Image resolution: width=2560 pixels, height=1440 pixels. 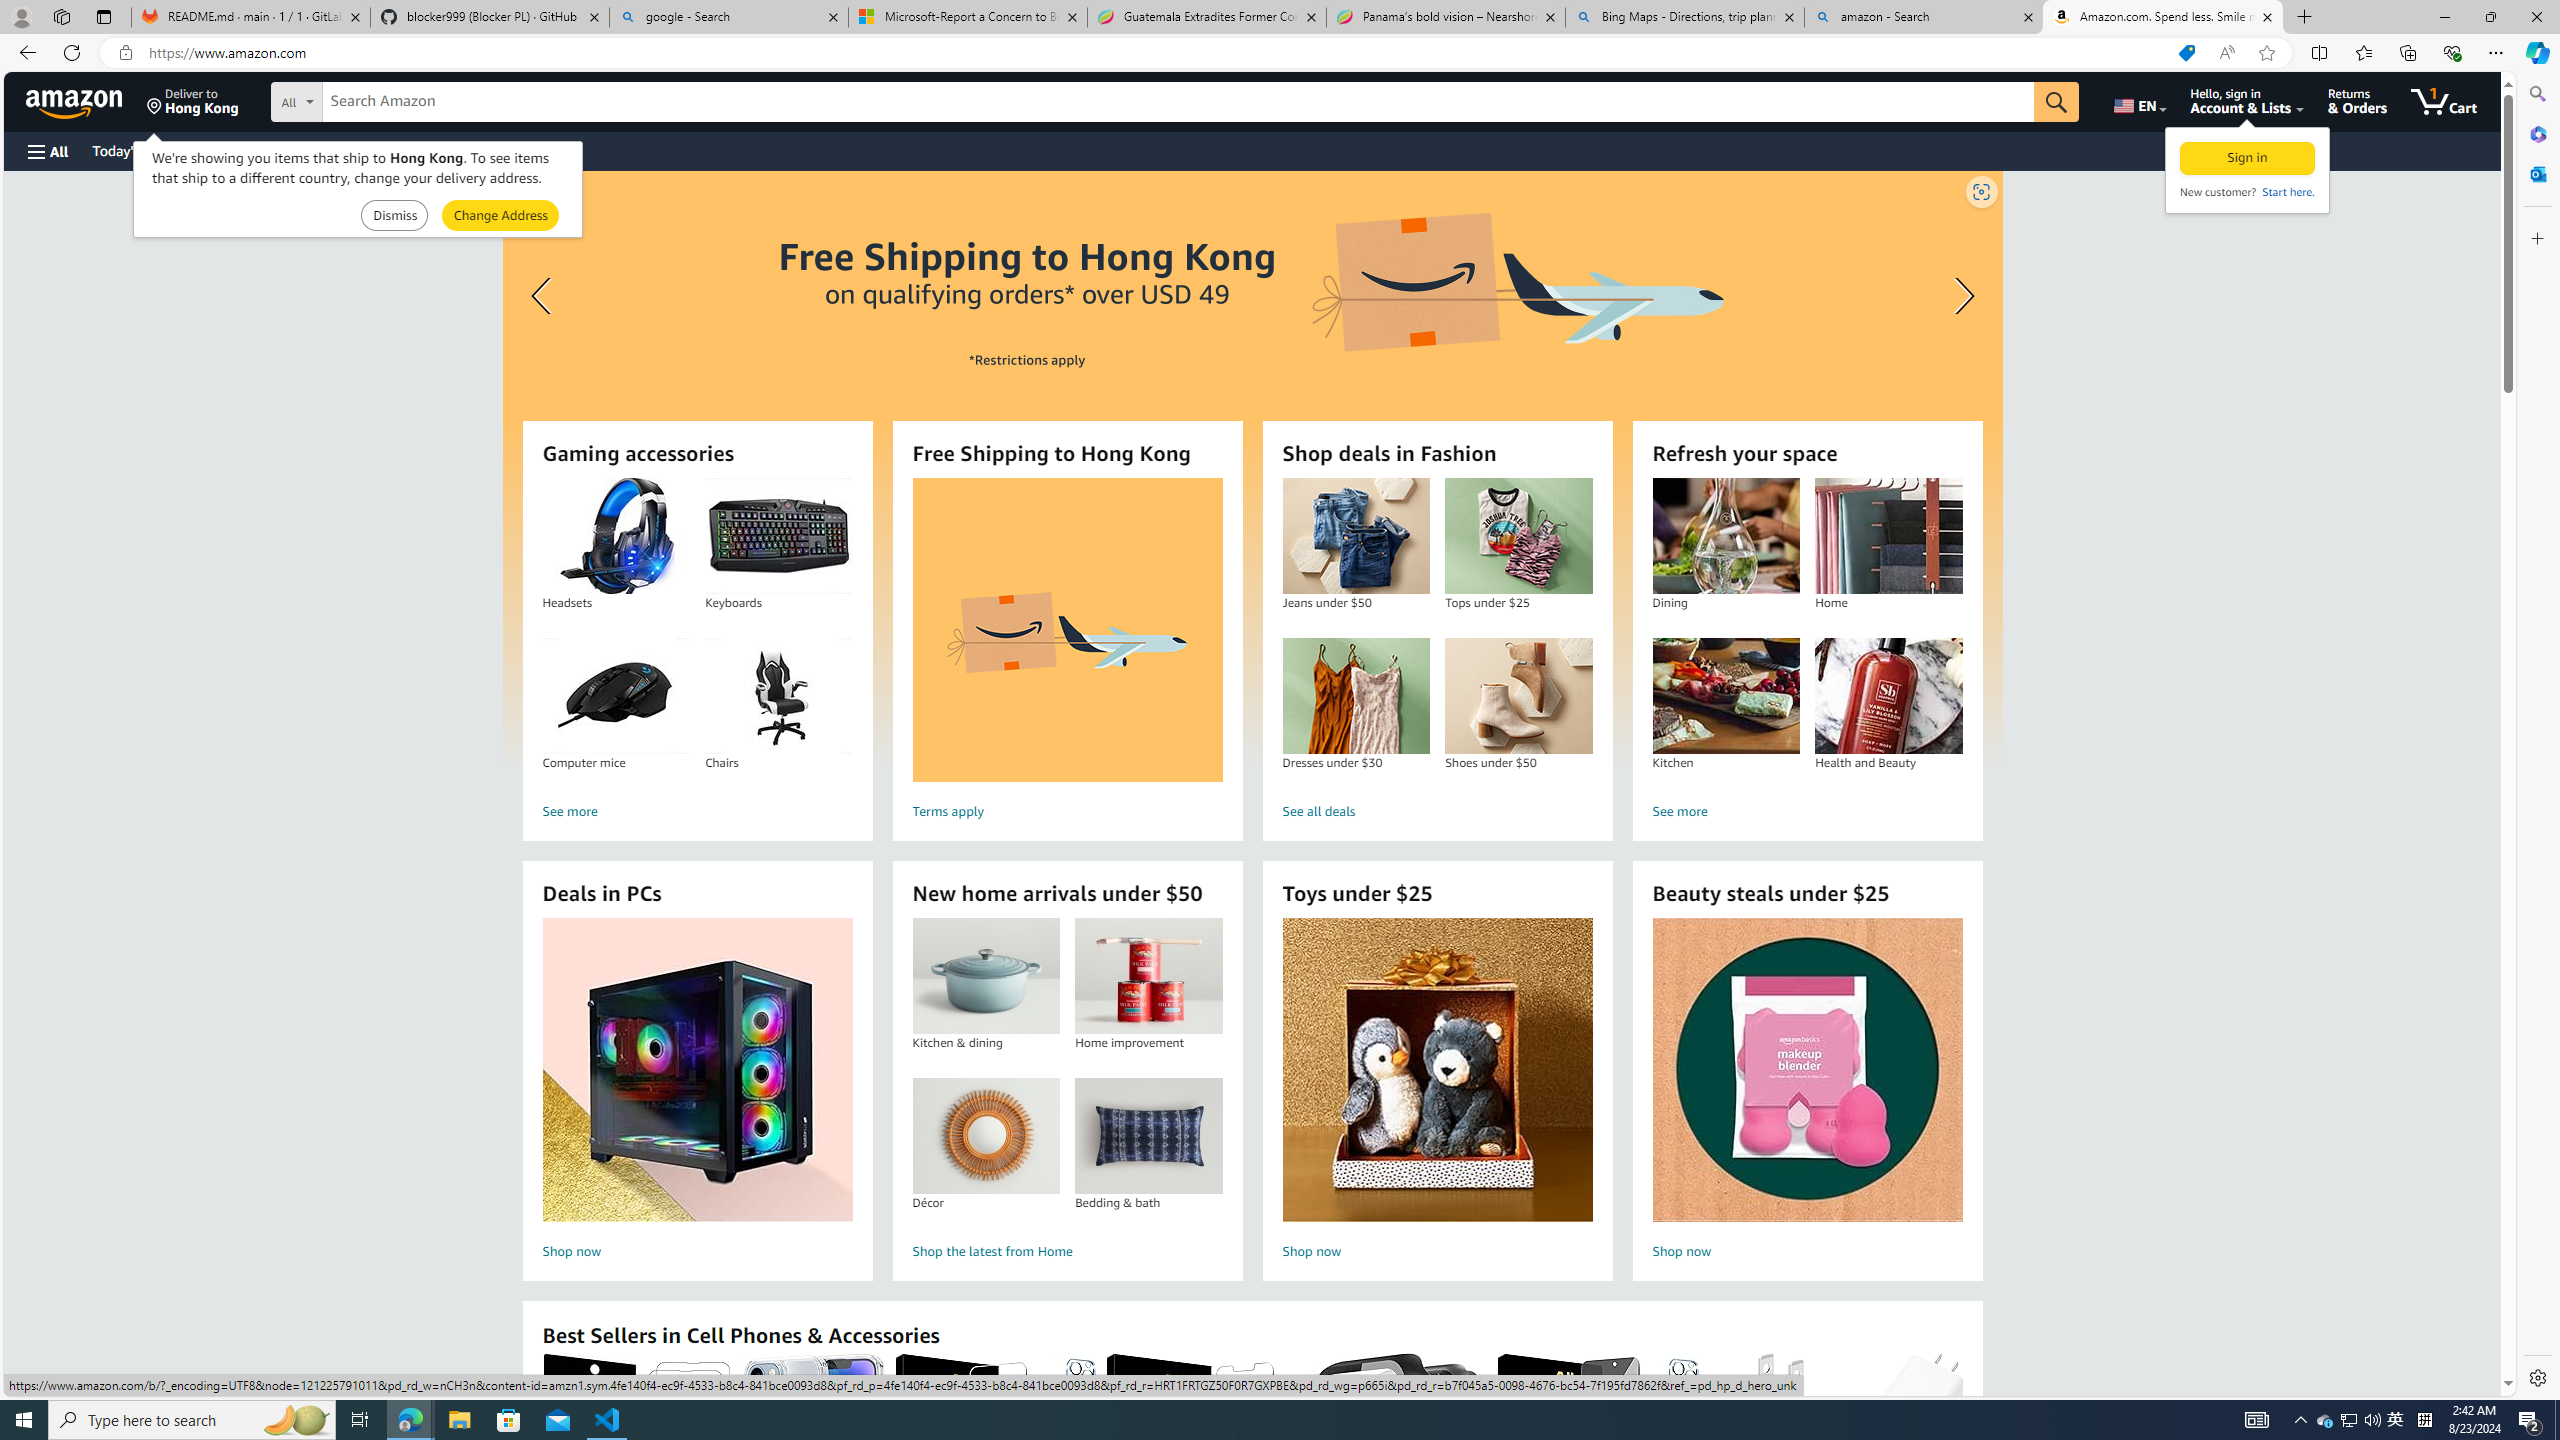 What do you see at coordinates (778, 696) in the screenshot?
I see `'Chairs'` at bounding box center [778, 696].